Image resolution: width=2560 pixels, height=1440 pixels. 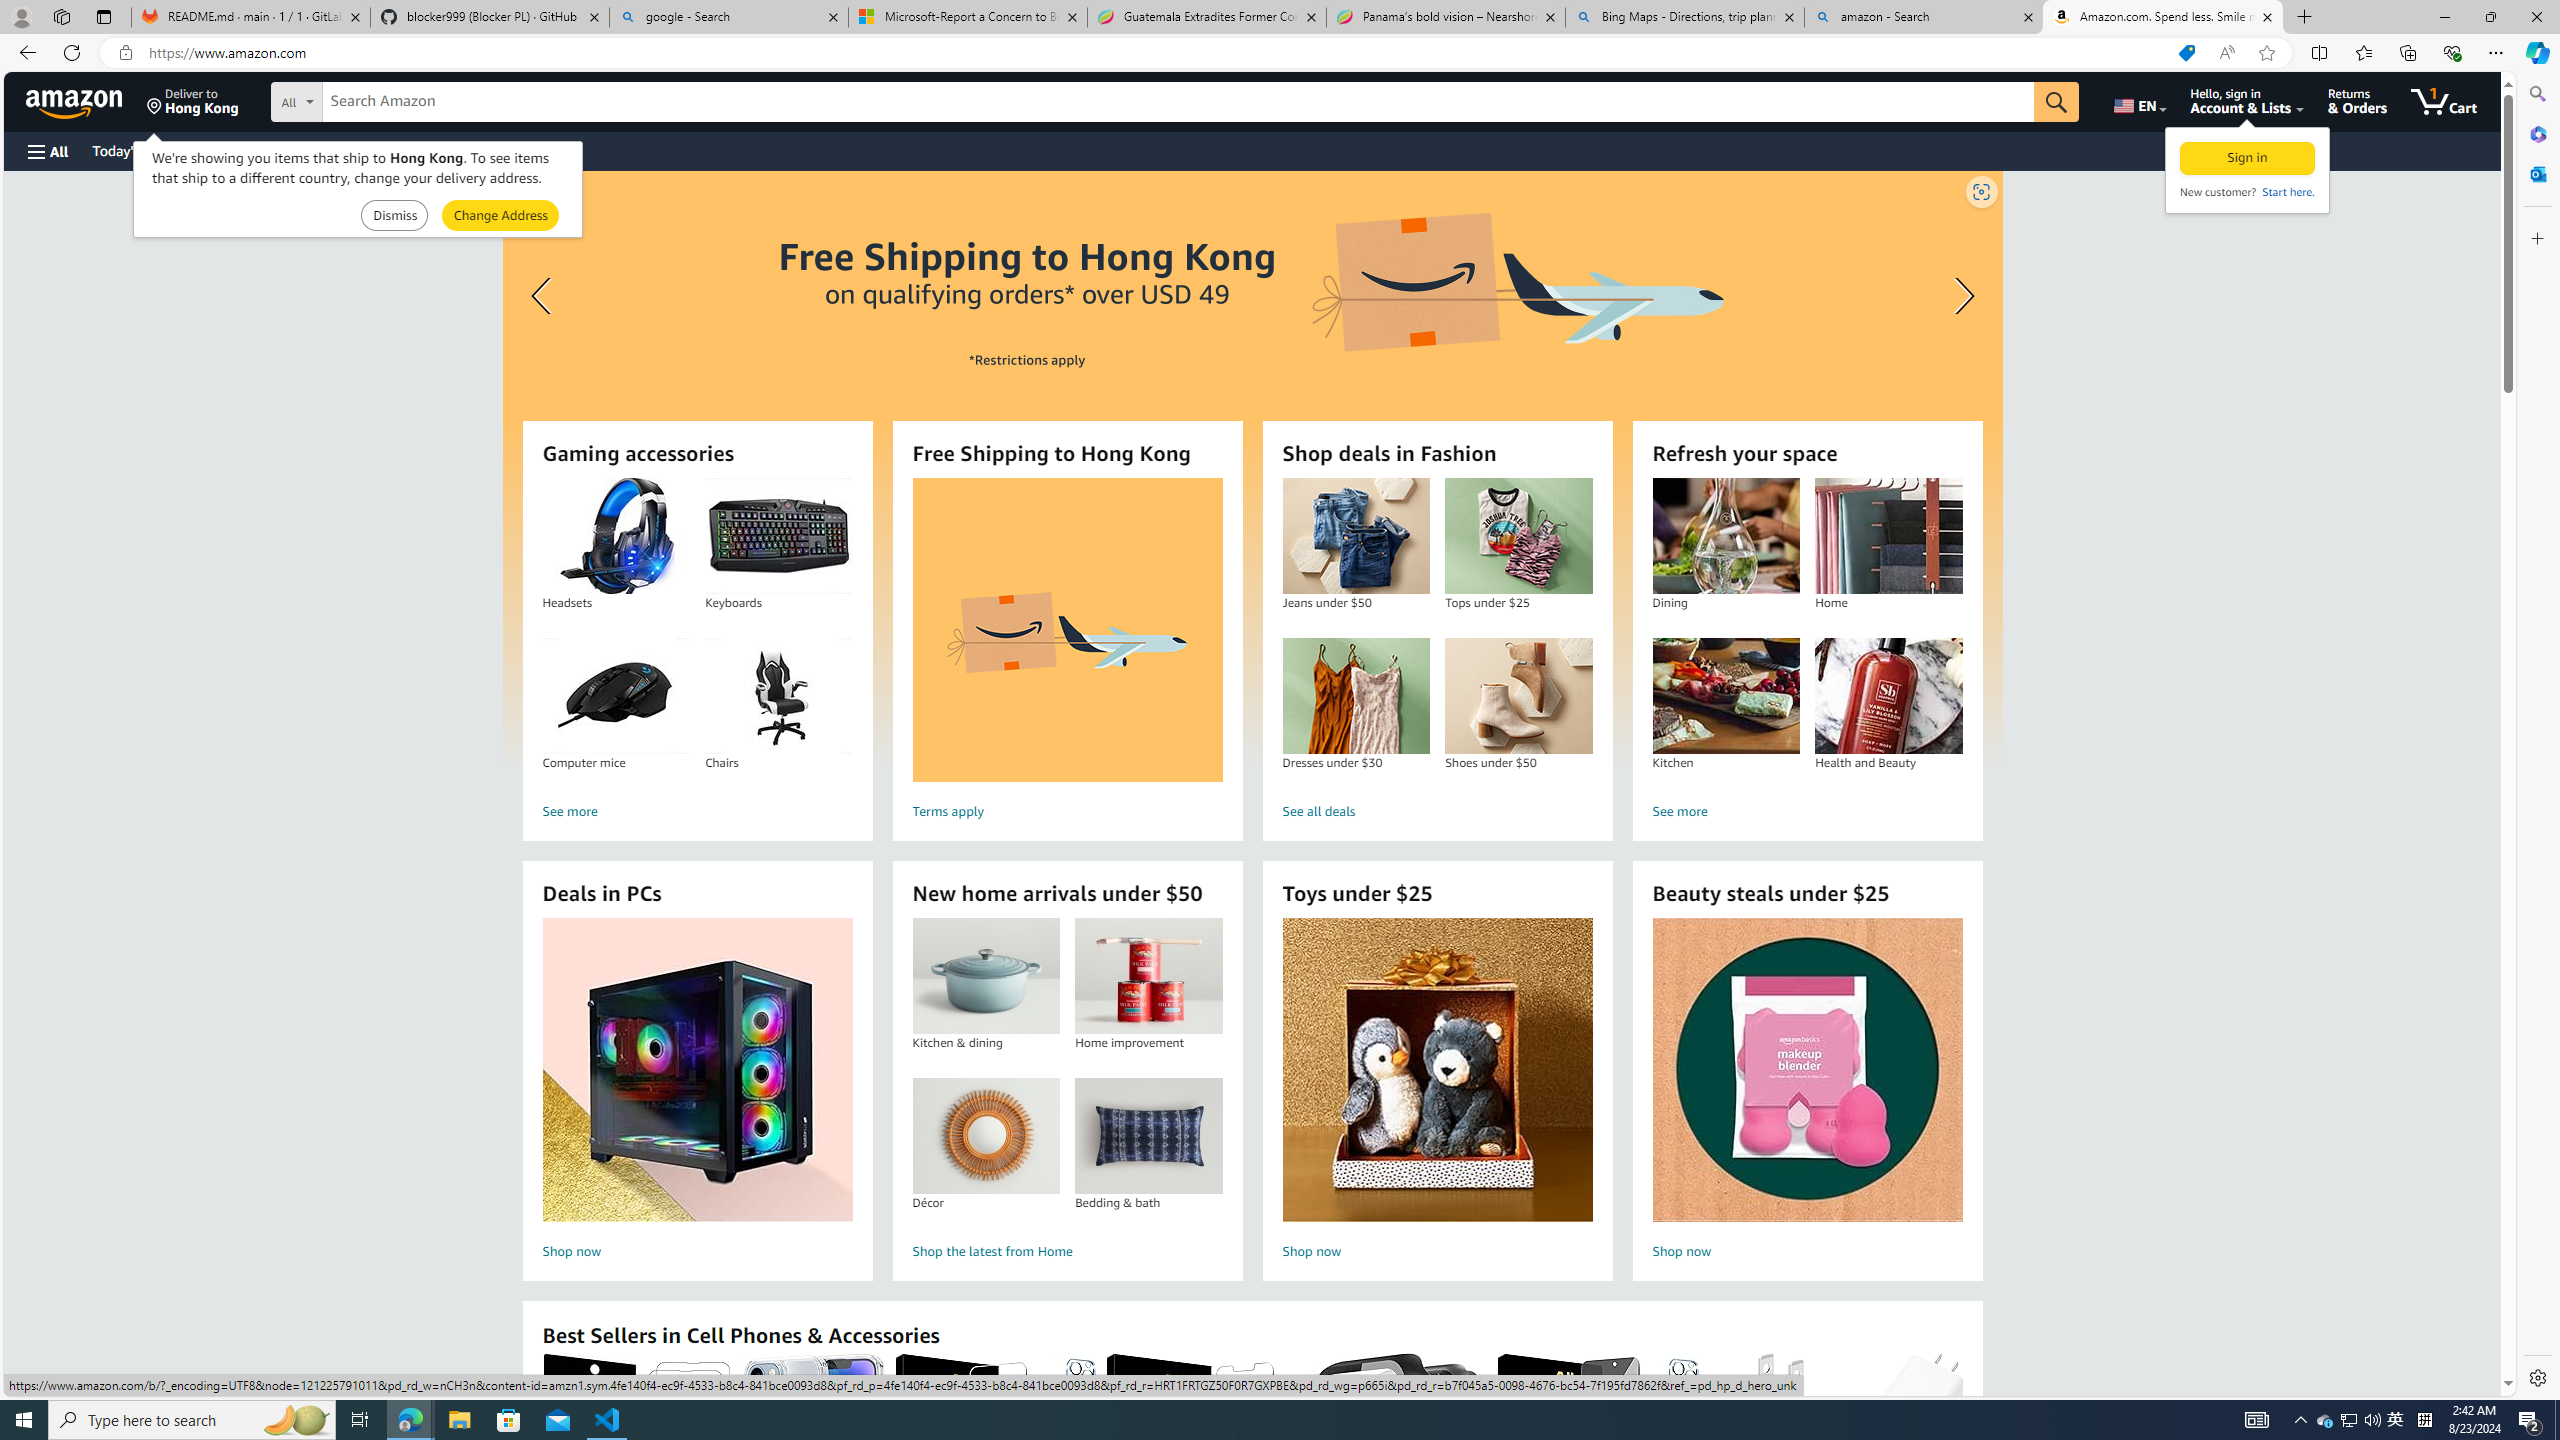 What do you see at coordinates (778, 696) in the screenshot?
I see `'Chairs'` at bounding box center [778, 696].